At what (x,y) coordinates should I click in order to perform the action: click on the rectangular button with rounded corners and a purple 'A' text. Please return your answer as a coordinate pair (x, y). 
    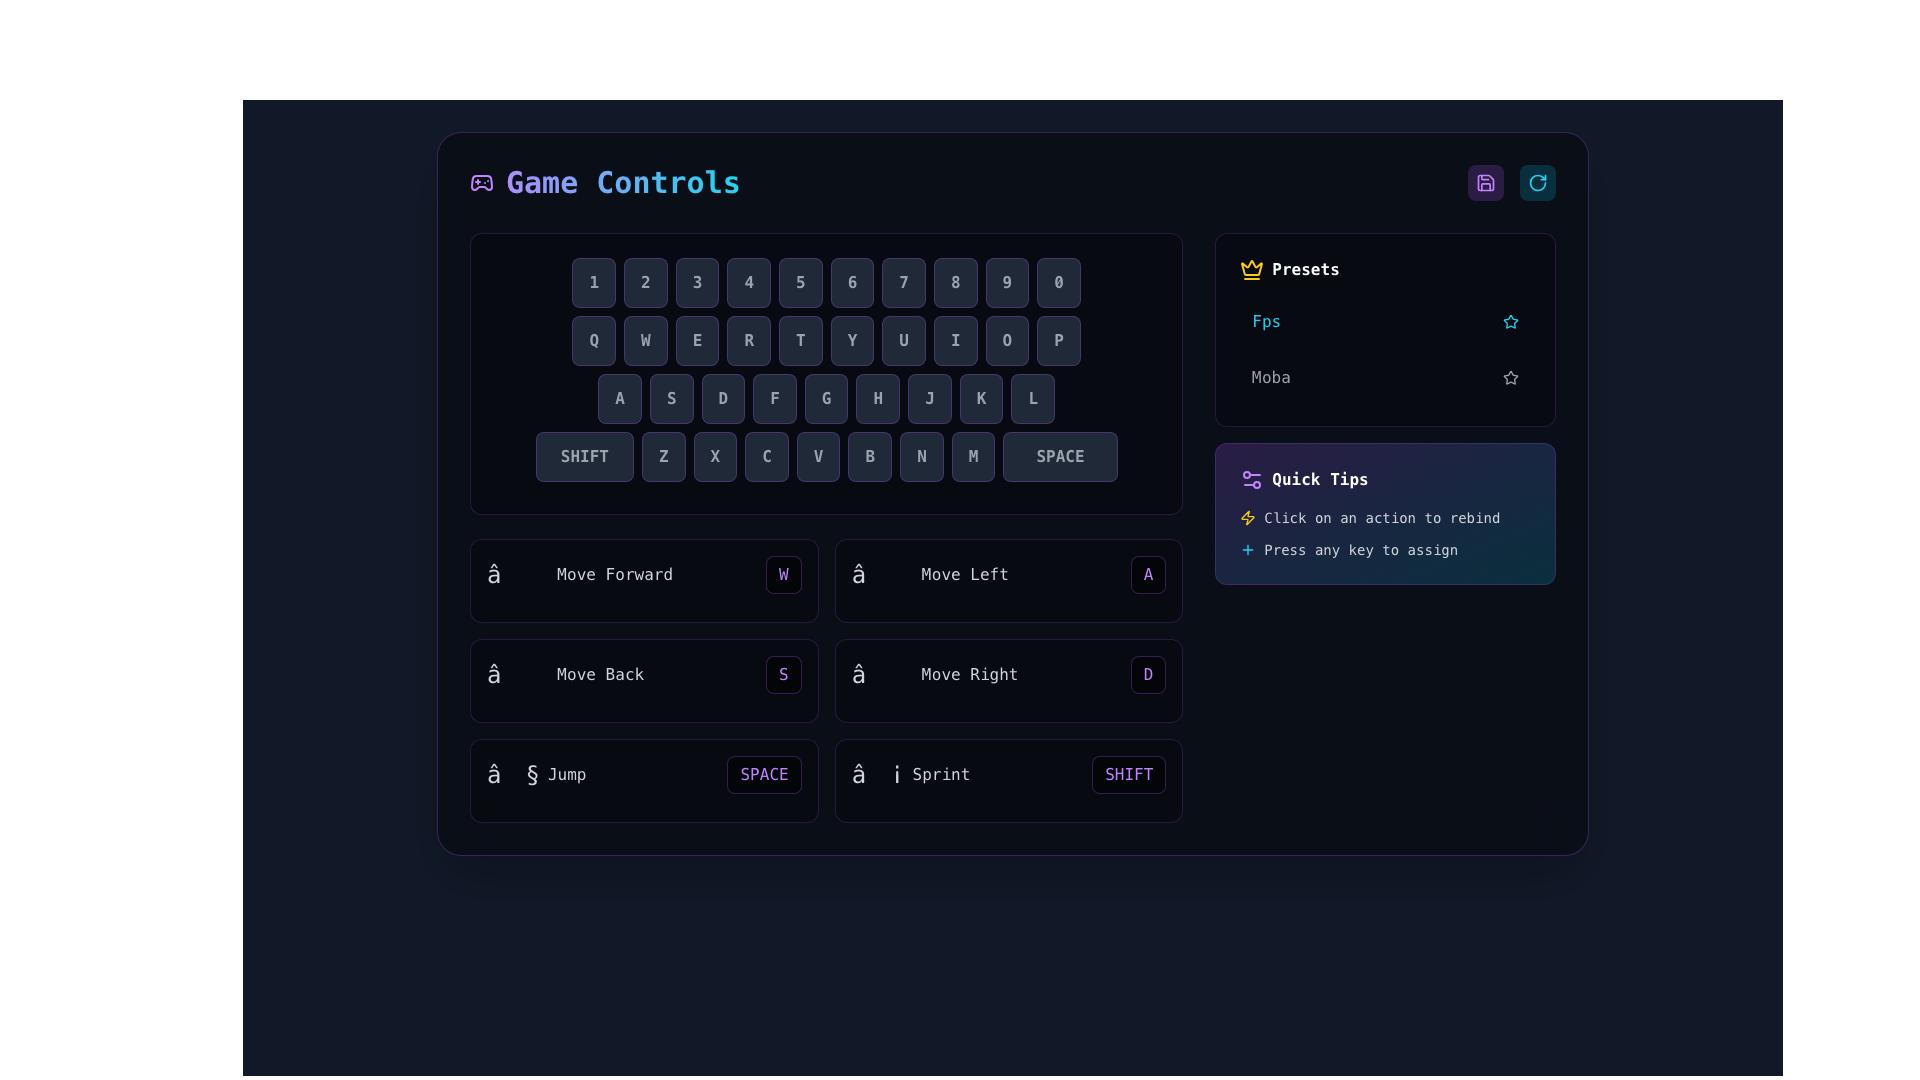
    Looking at the image, I should click on (1148, 574).